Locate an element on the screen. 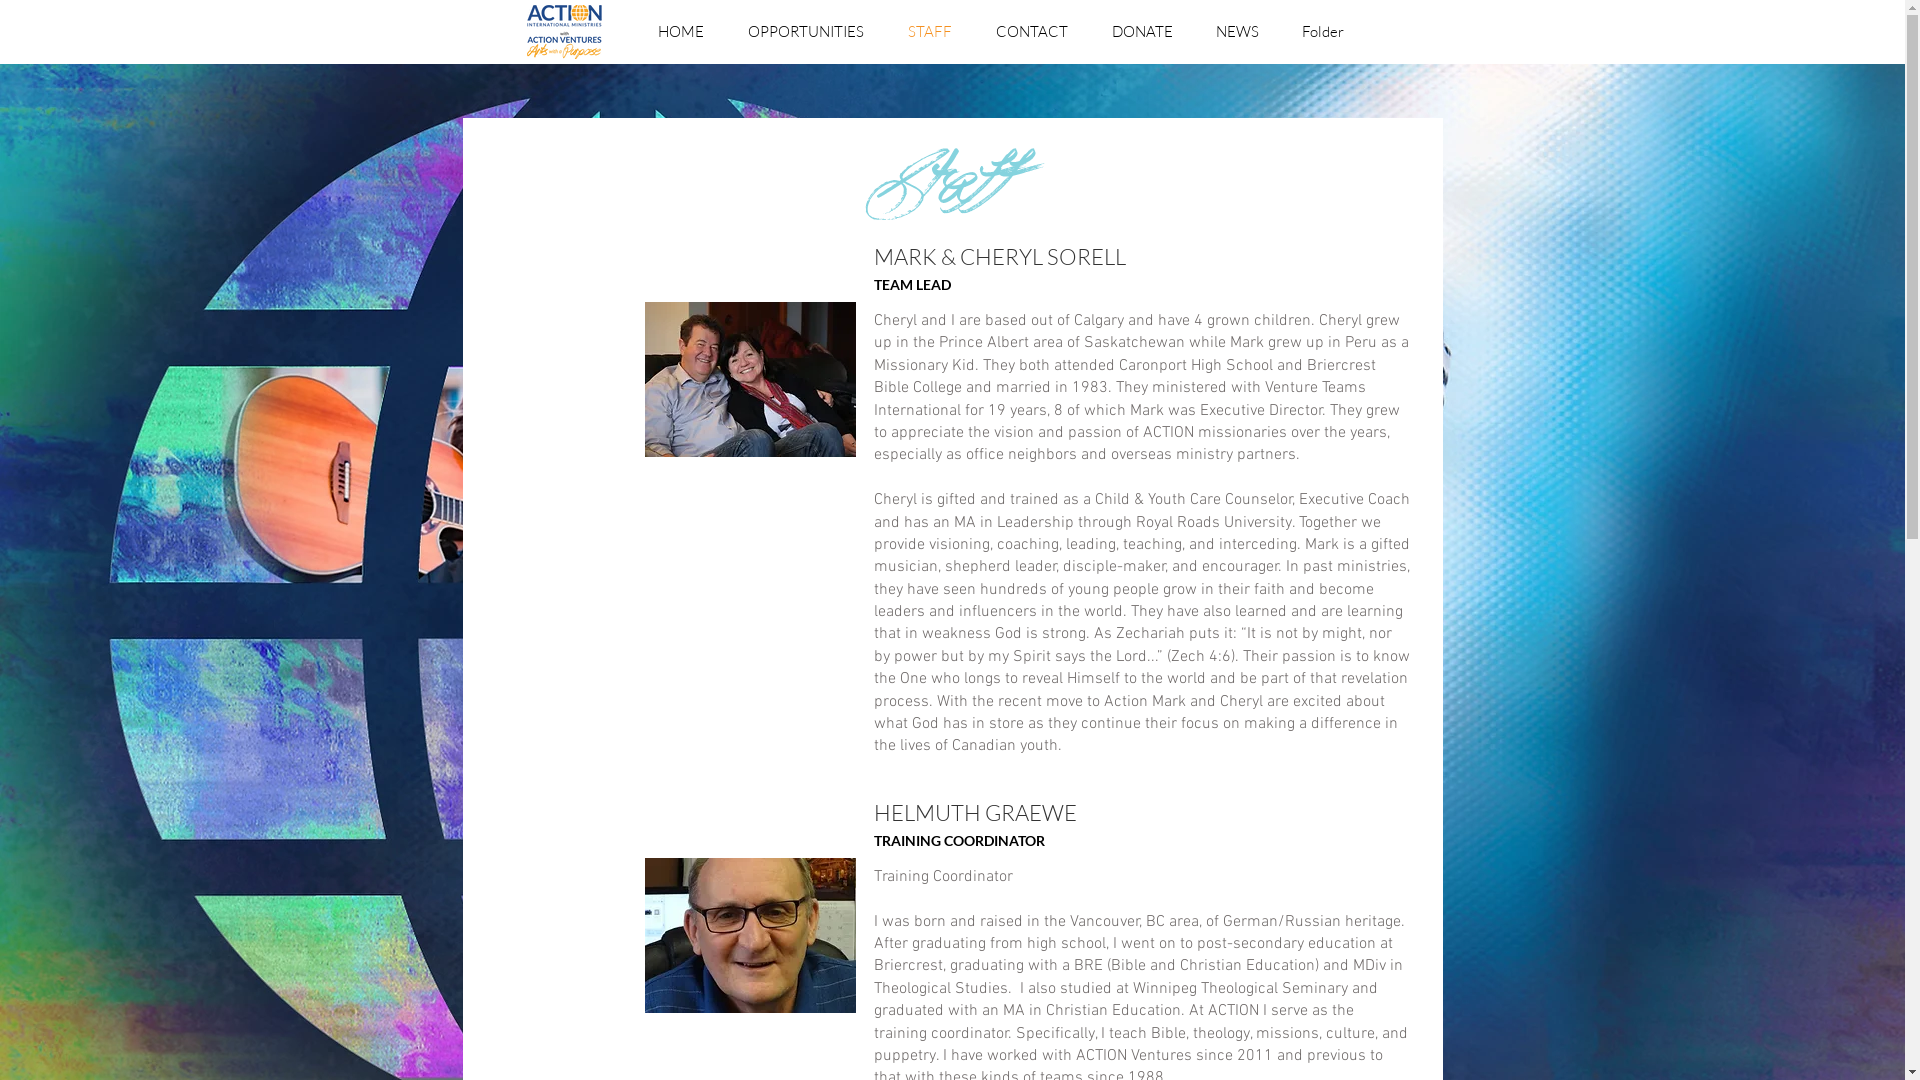 The width and height of the screenshot is (1920, 1080). 'NEWS' is located at coordinates (1236, 31).